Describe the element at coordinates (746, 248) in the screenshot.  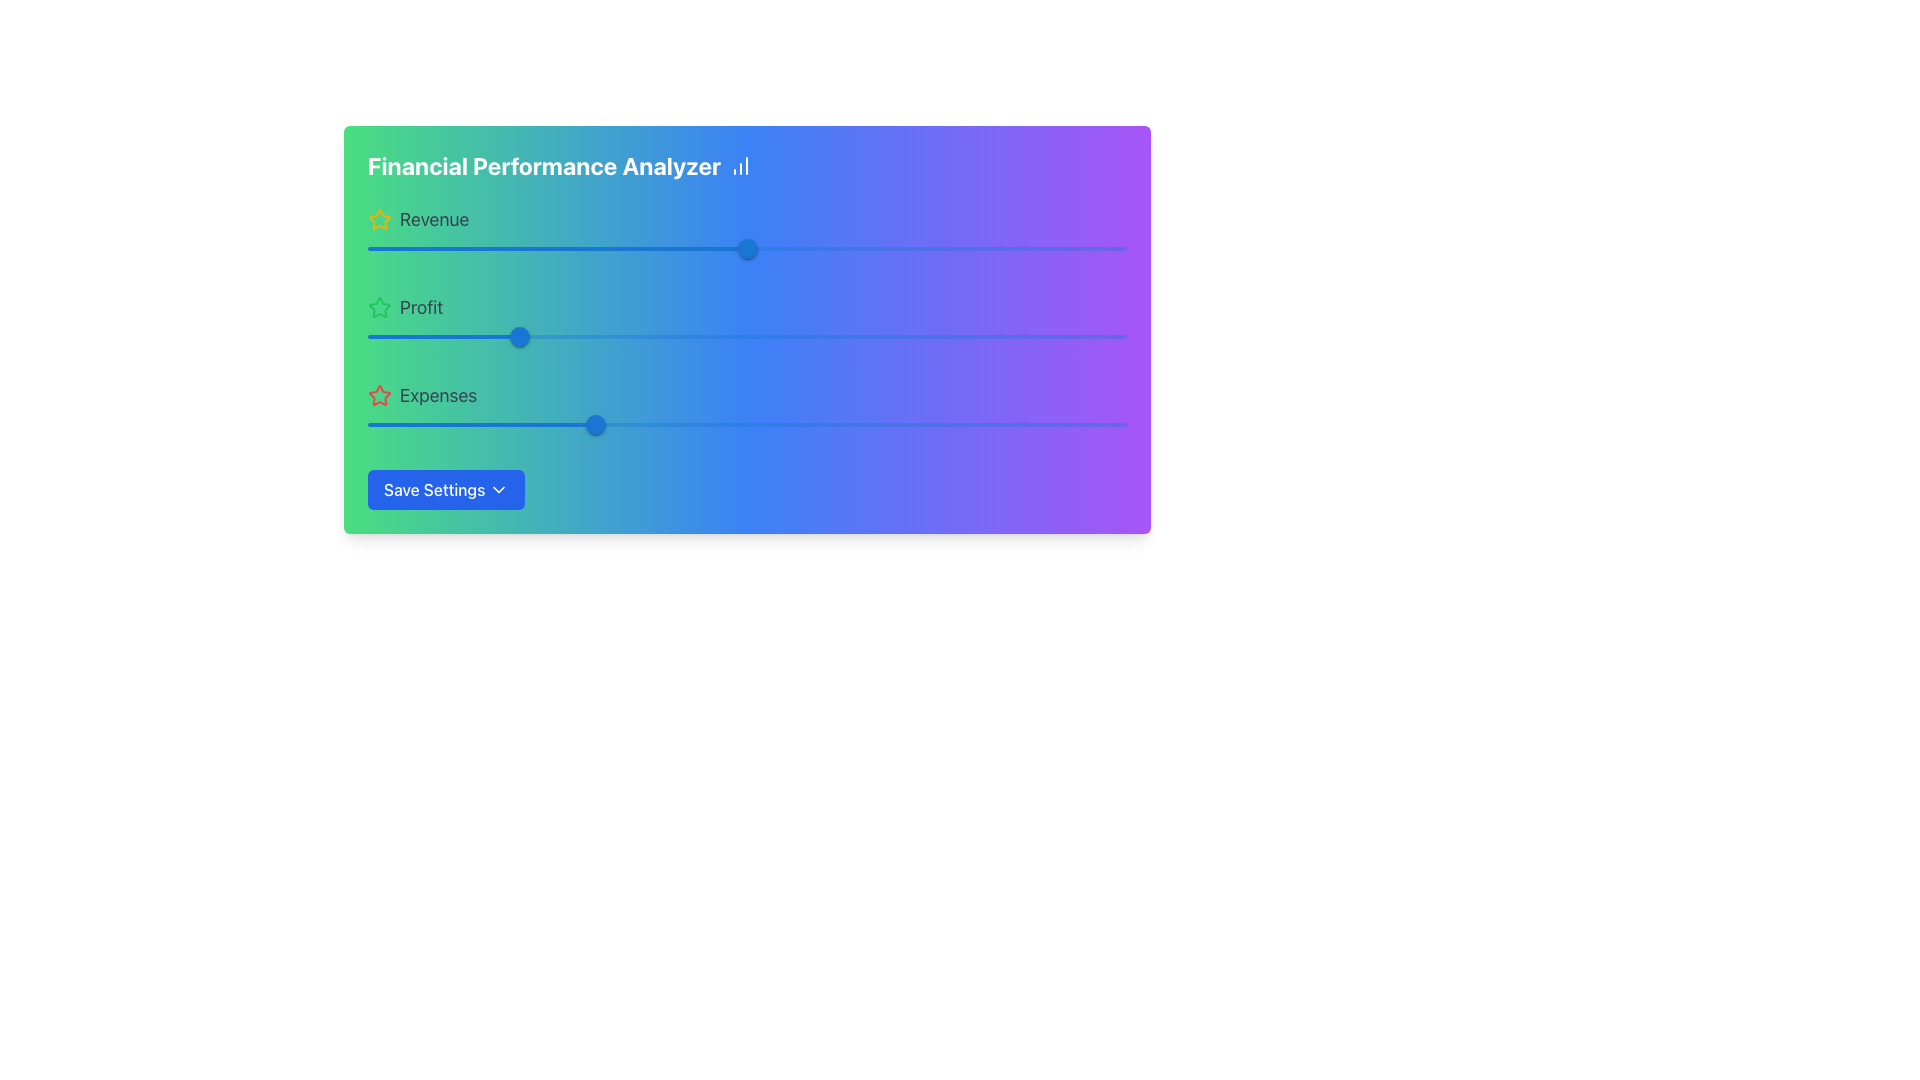
I see `the slider value` at that location.